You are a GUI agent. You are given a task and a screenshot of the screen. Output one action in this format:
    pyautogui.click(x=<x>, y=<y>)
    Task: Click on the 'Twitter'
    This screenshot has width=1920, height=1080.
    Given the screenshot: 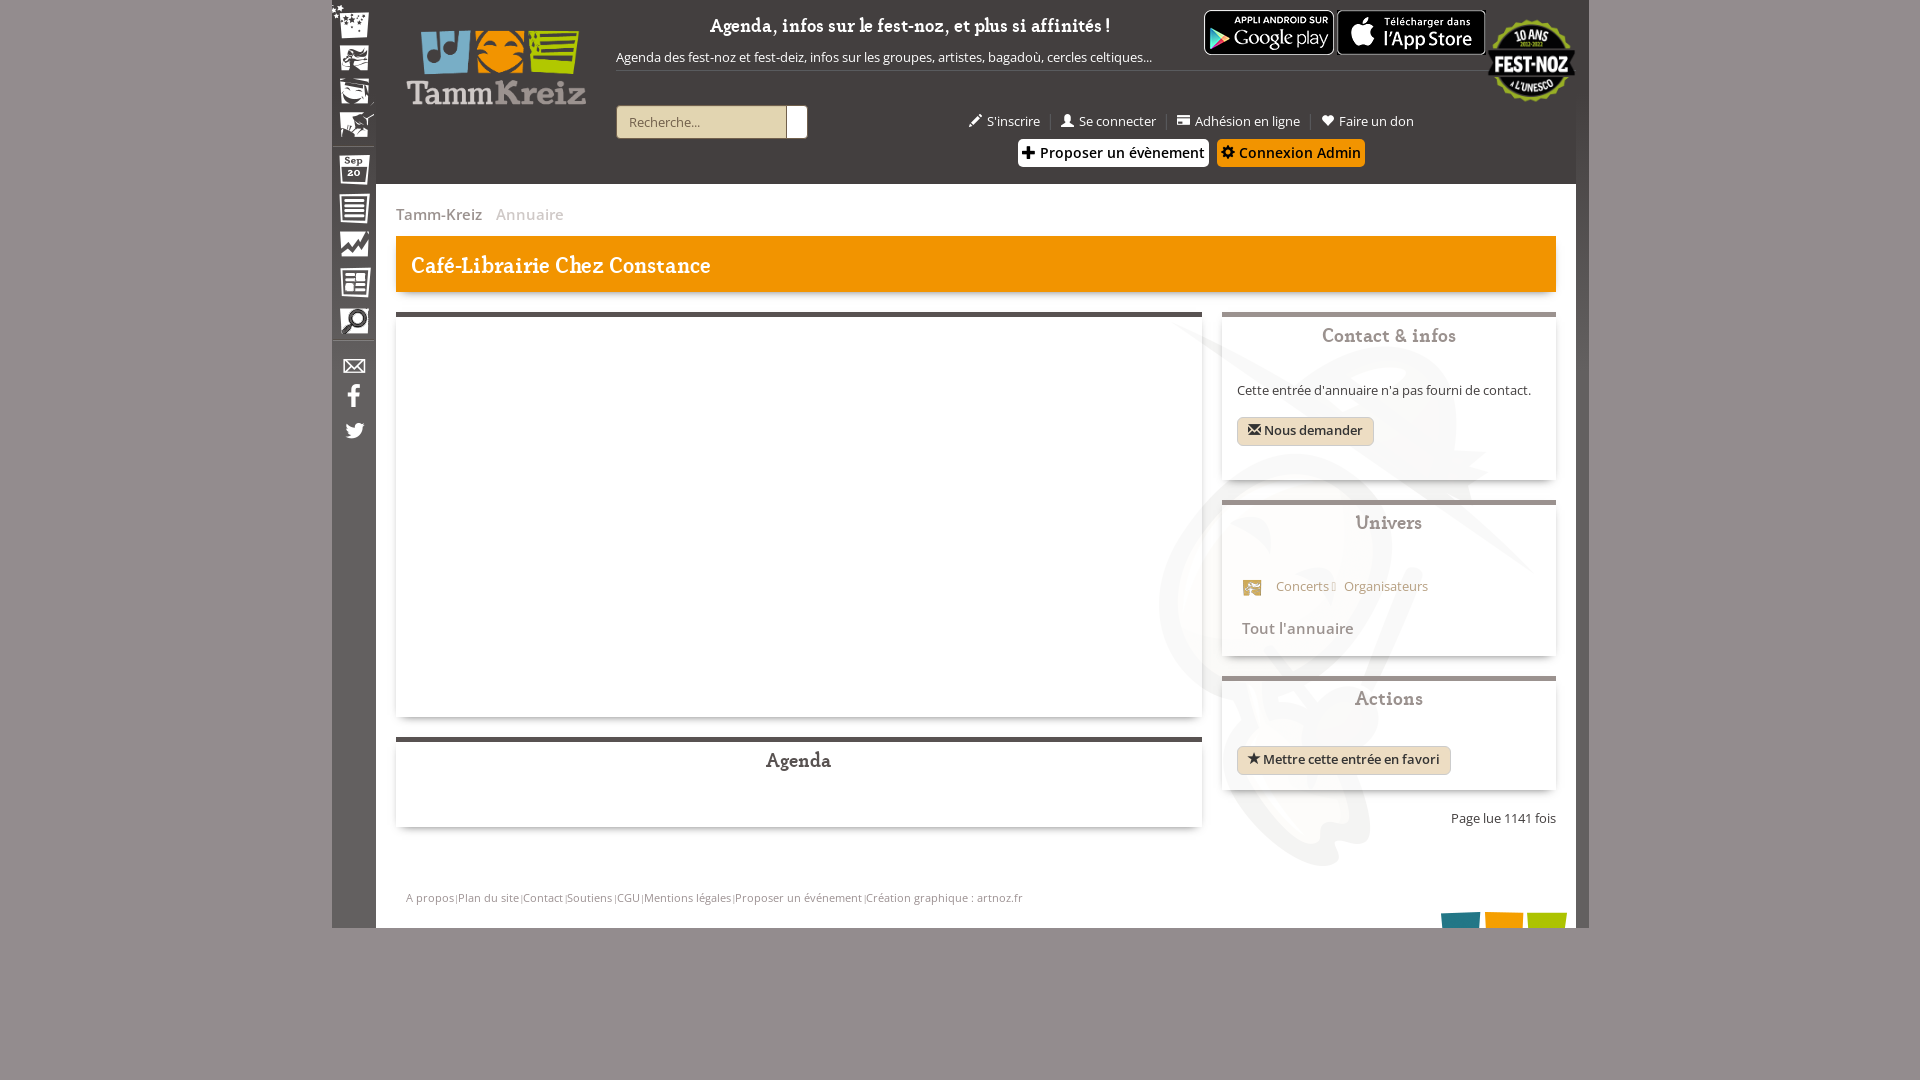 What is the action you would take?
    pyautogui.click(x=353, y=439)
    